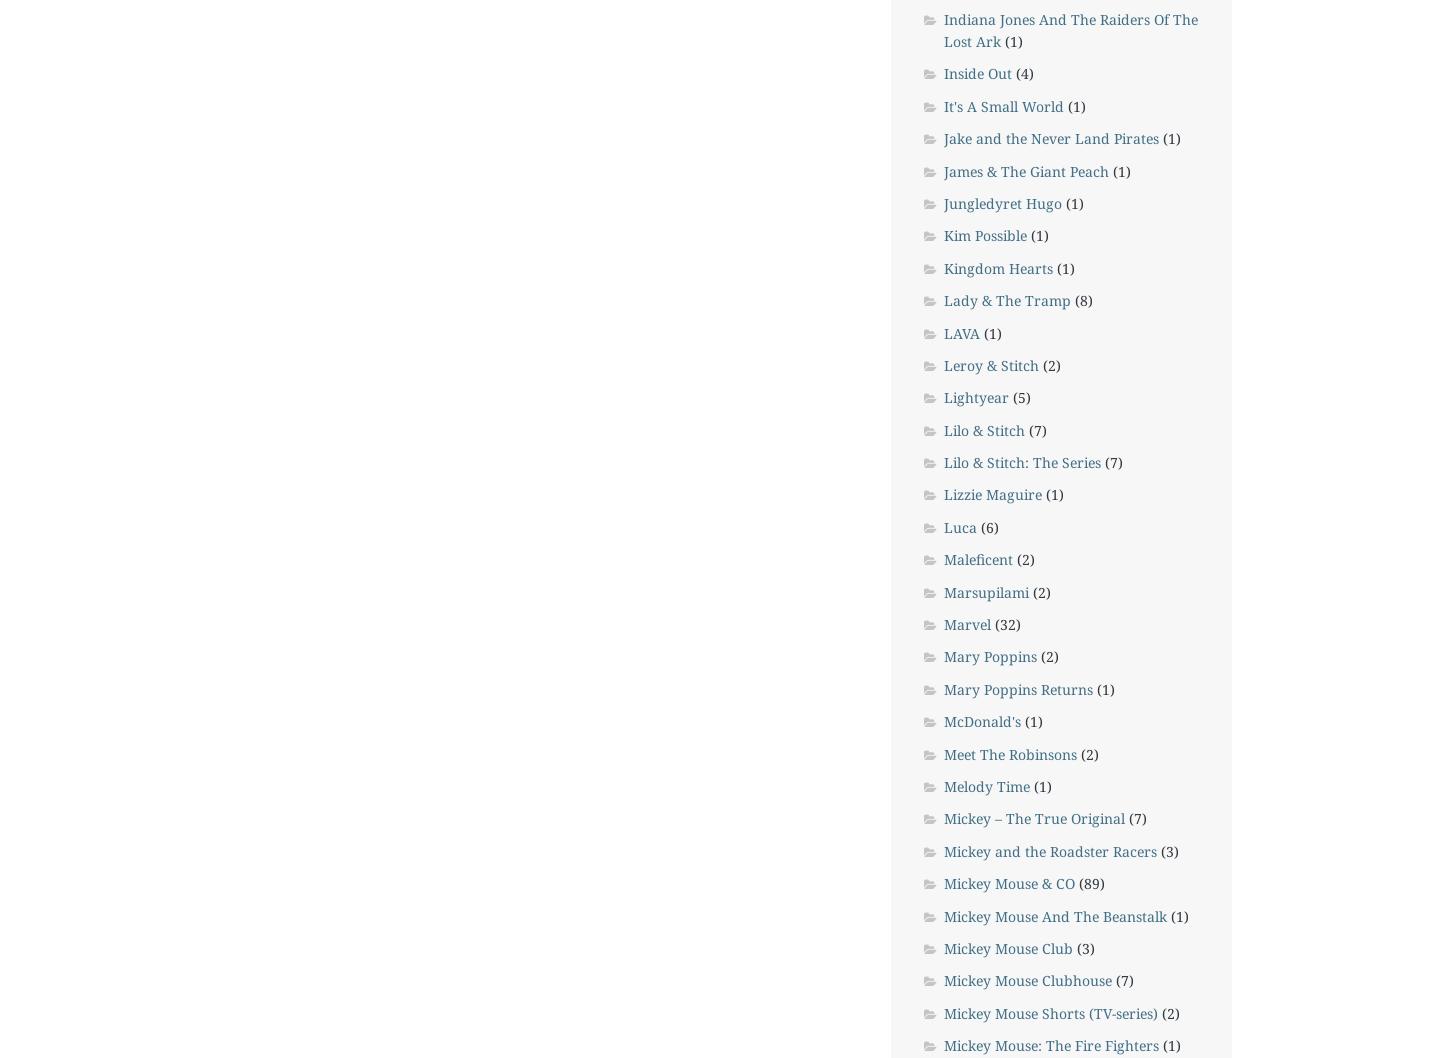 The image size is (1440, 1058). What do you see at coordinates (976, 559) in the screenshot?
I see `'Maleficent'` at bounding box center [976, 559].